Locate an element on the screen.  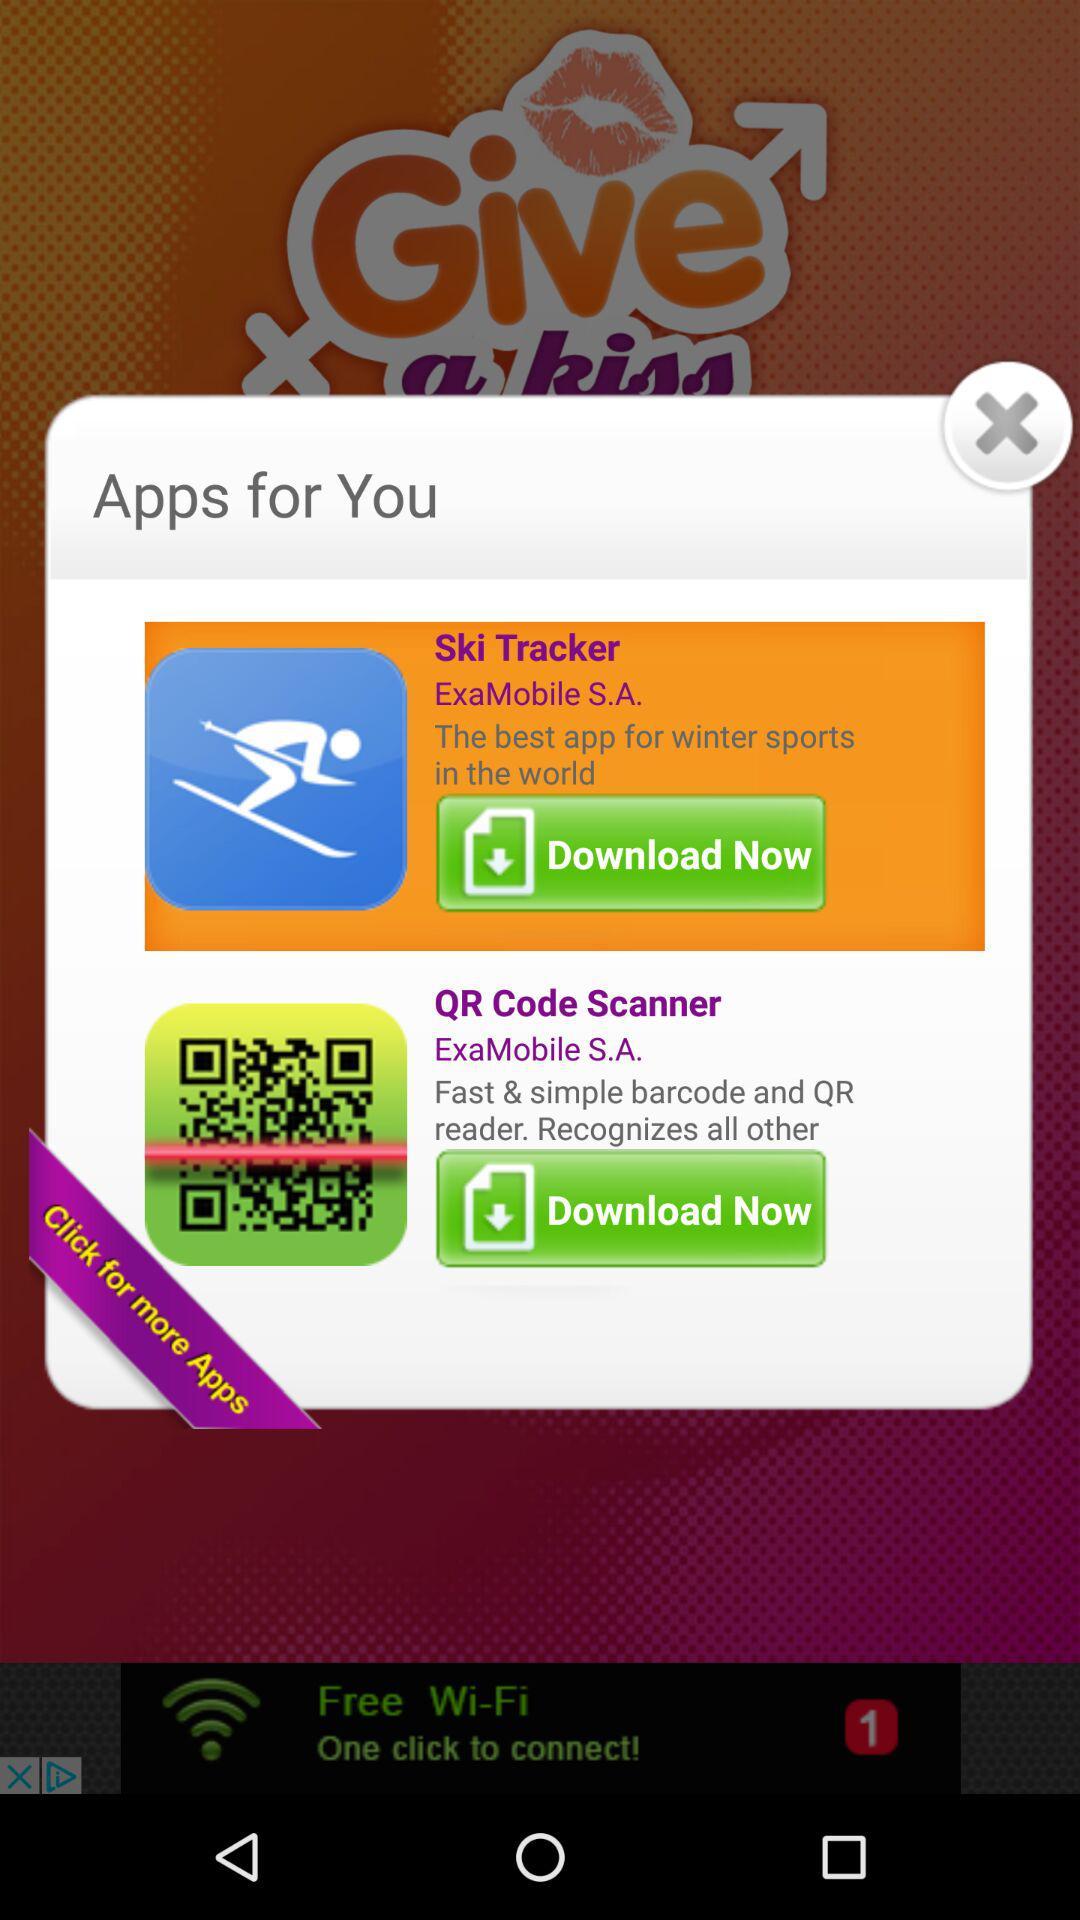
item above download now icon is located at coordinates (649, 752).